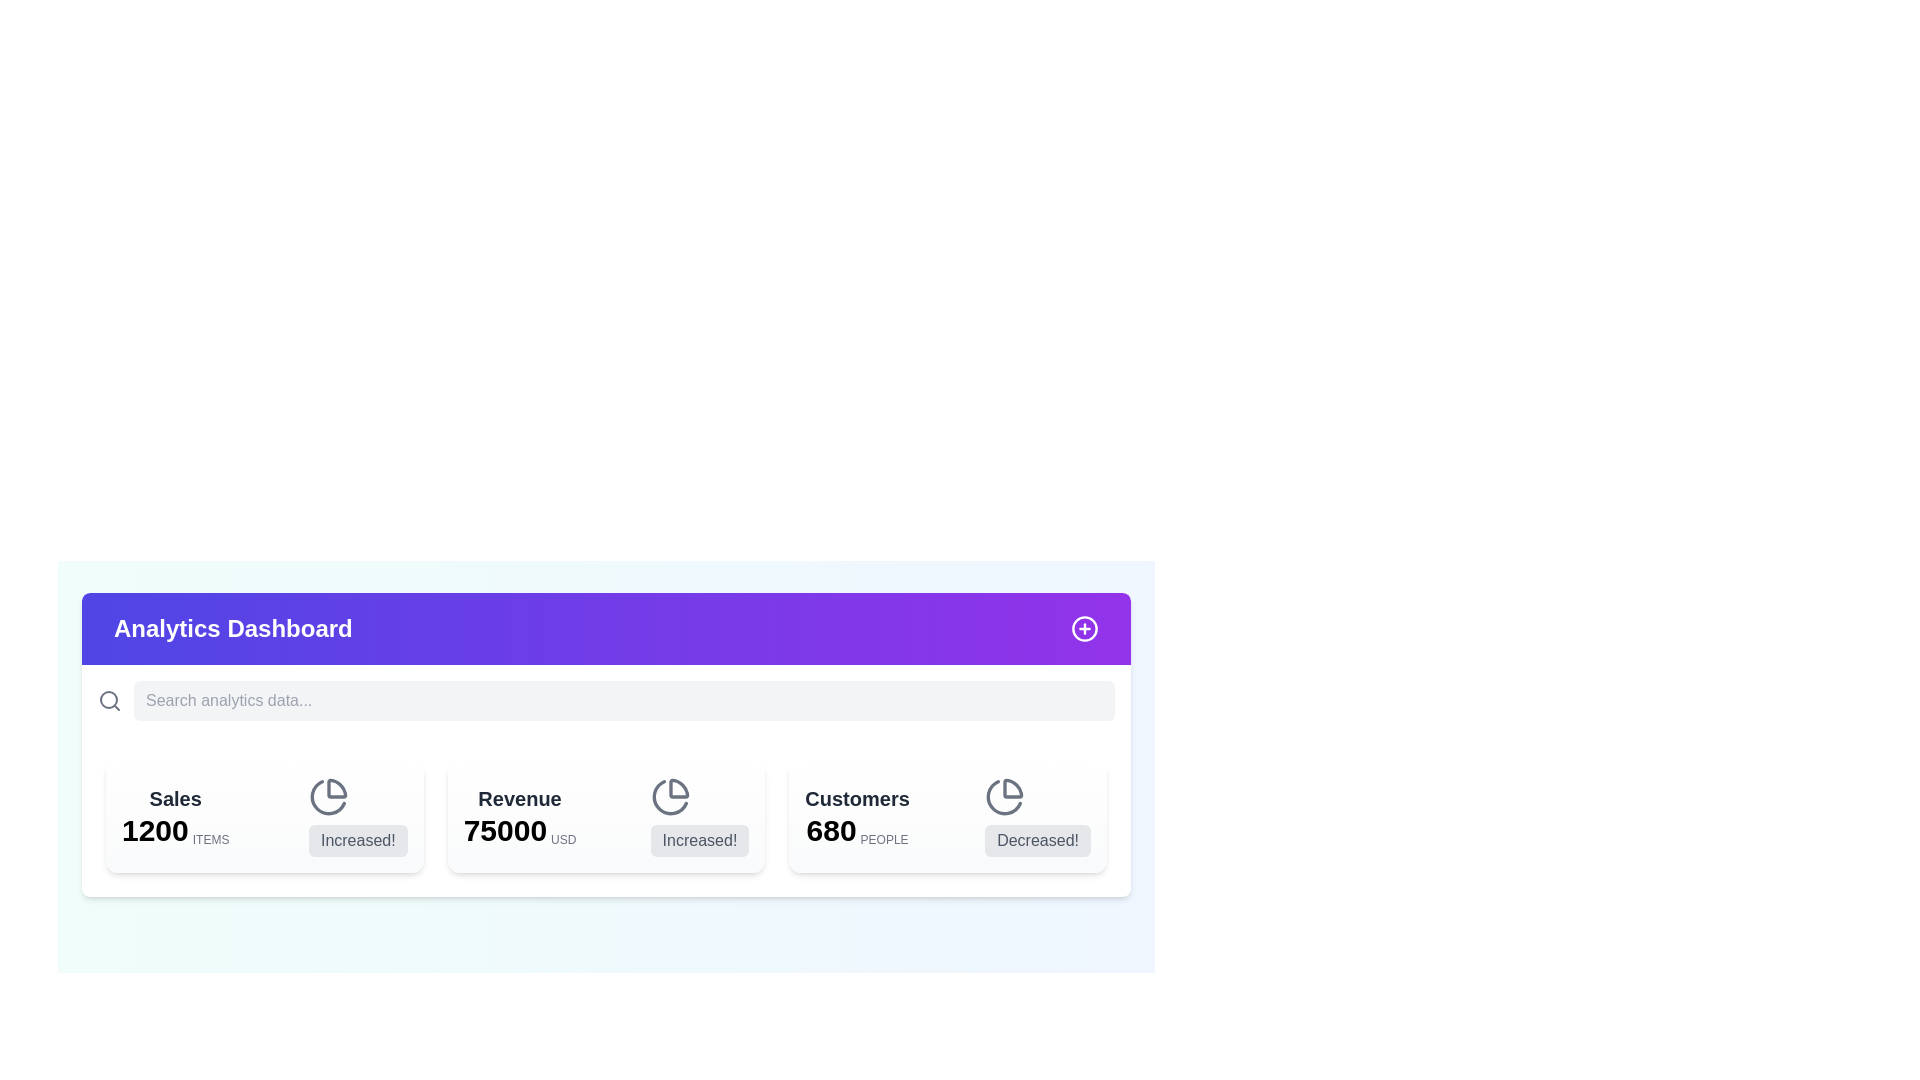  What do you see at coordinates (154, 830) in the screenshot?
I see `the sales count text element located below the 'Sales' label and to the left of the 'ITEMS' label in the top-left quadrant of the dashboard` at bounding box center [154, 830].